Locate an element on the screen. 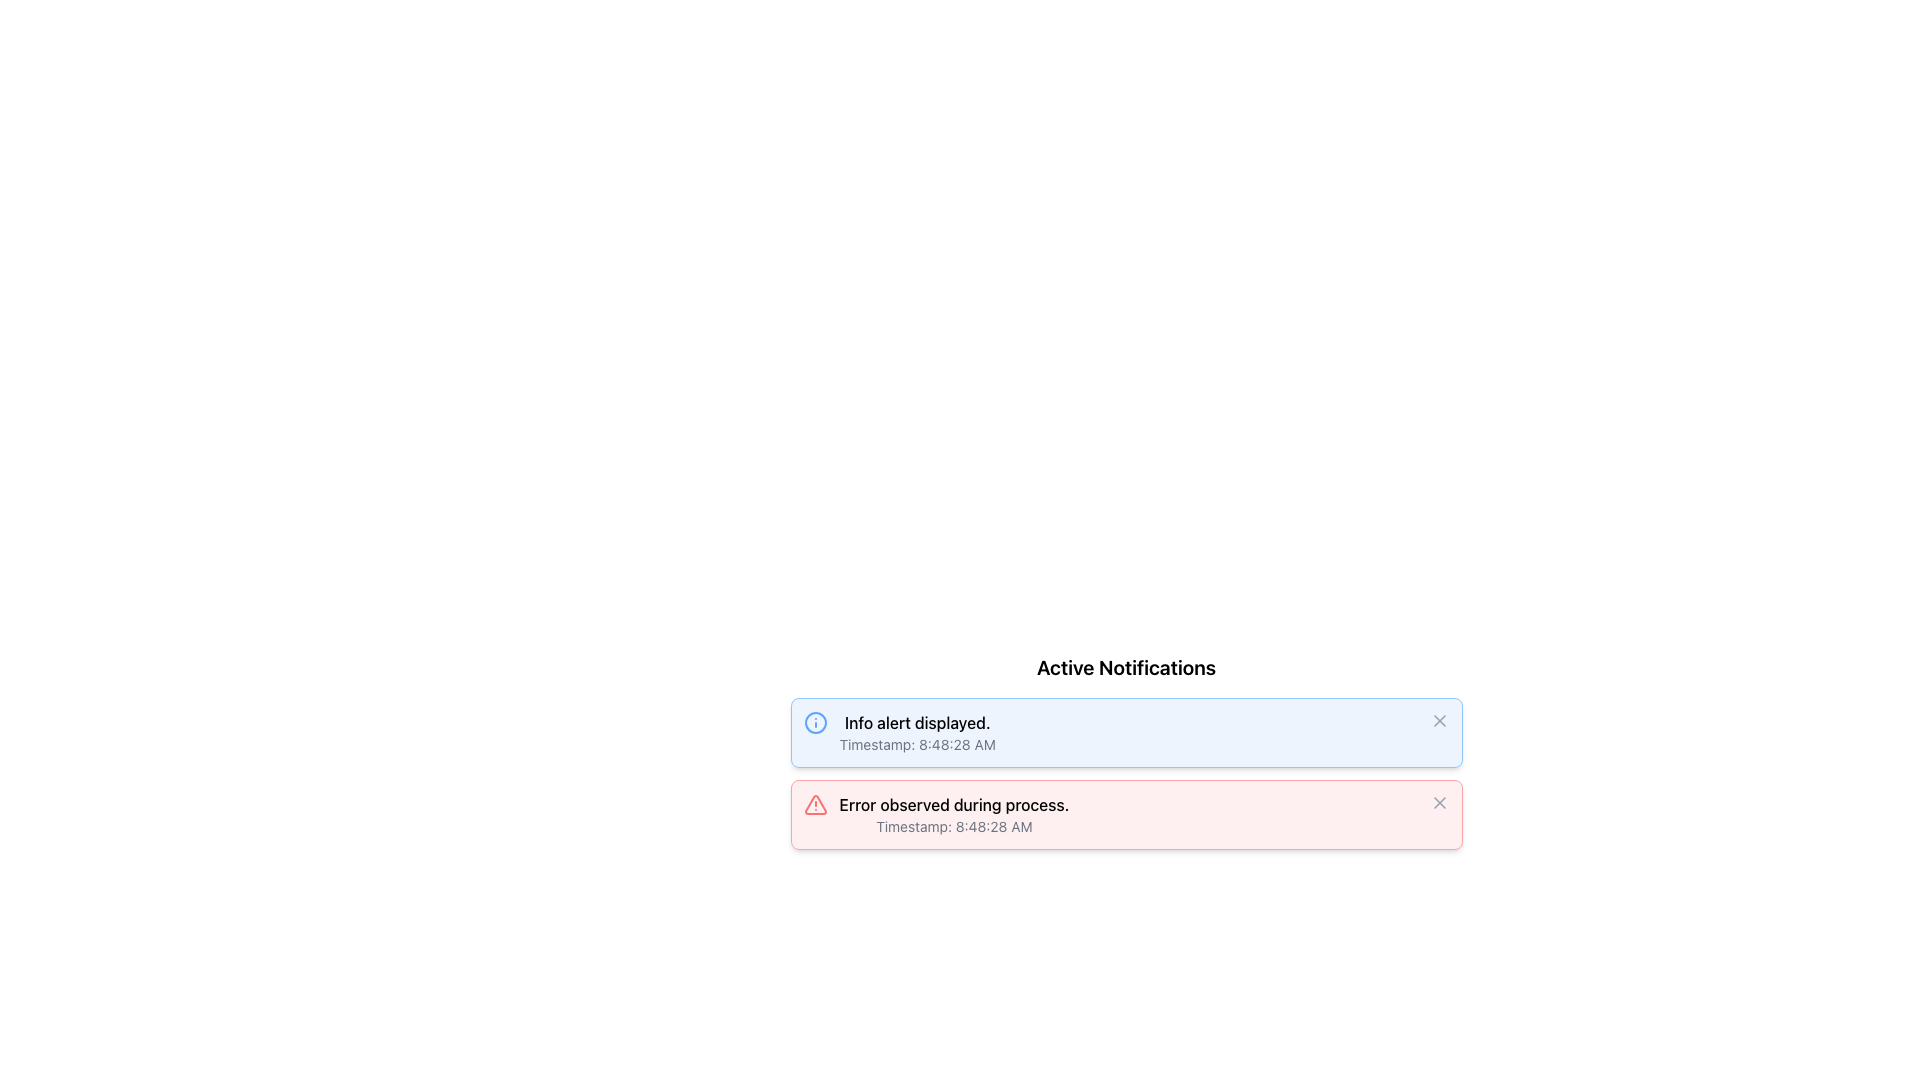 This screenshot has height=1080, width=1920. the Notification panel titled 'Active Notifications' that contains multiple alert messages with distinct areas for notifications is located at coordinates (1126, 752).